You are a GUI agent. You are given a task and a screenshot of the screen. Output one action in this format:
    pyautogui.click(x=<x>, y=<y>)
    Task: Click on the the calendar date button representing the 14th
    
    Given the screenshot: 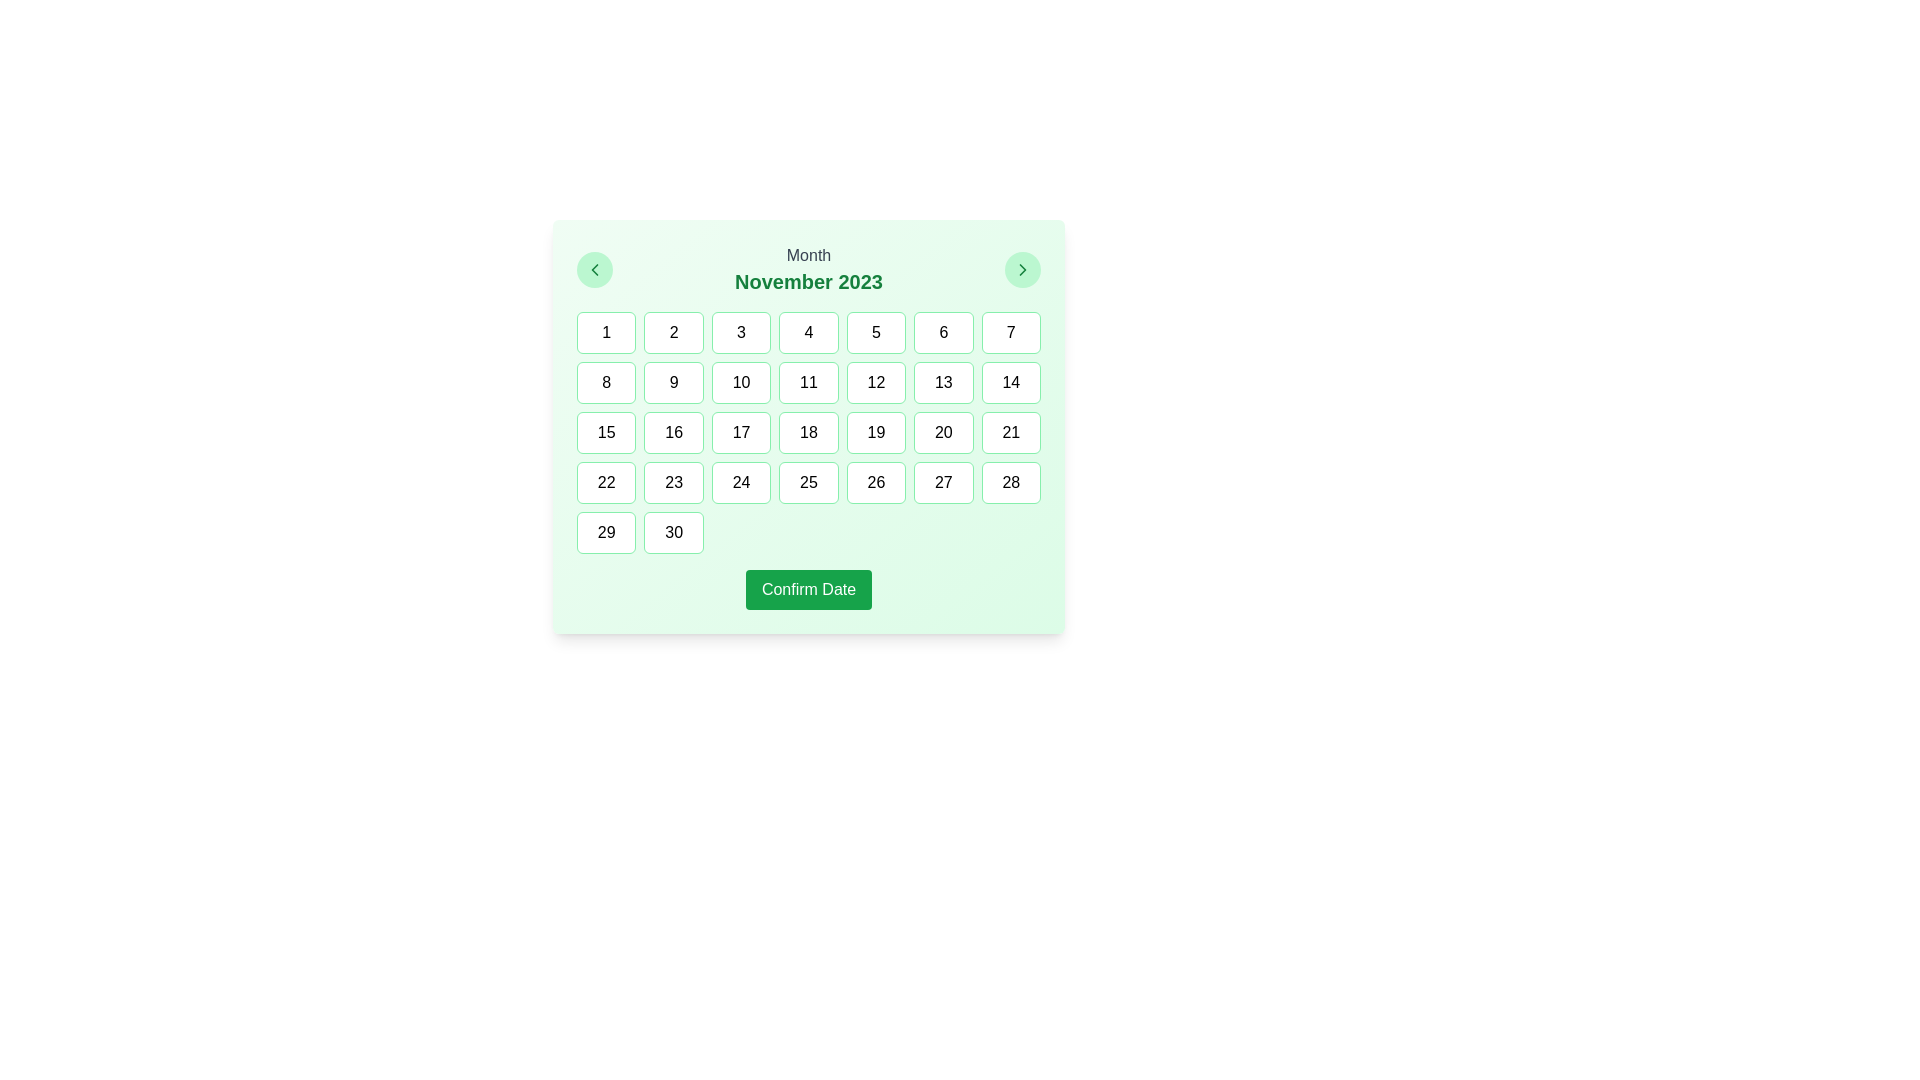 What is the action you would take?
    pyautogui.click(x=1011, y=382)
    